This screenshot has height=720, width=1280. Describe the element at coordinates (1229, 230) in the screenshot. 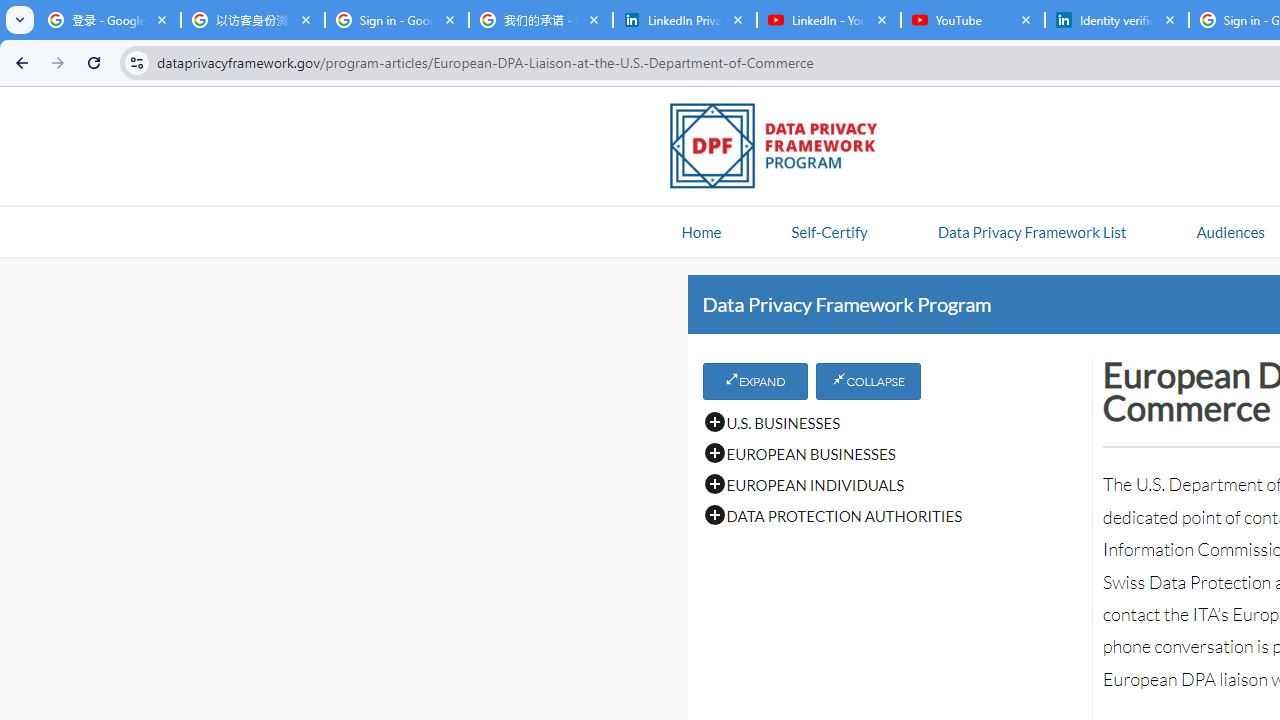

I see `'AutomationID: navitem'` at that location.